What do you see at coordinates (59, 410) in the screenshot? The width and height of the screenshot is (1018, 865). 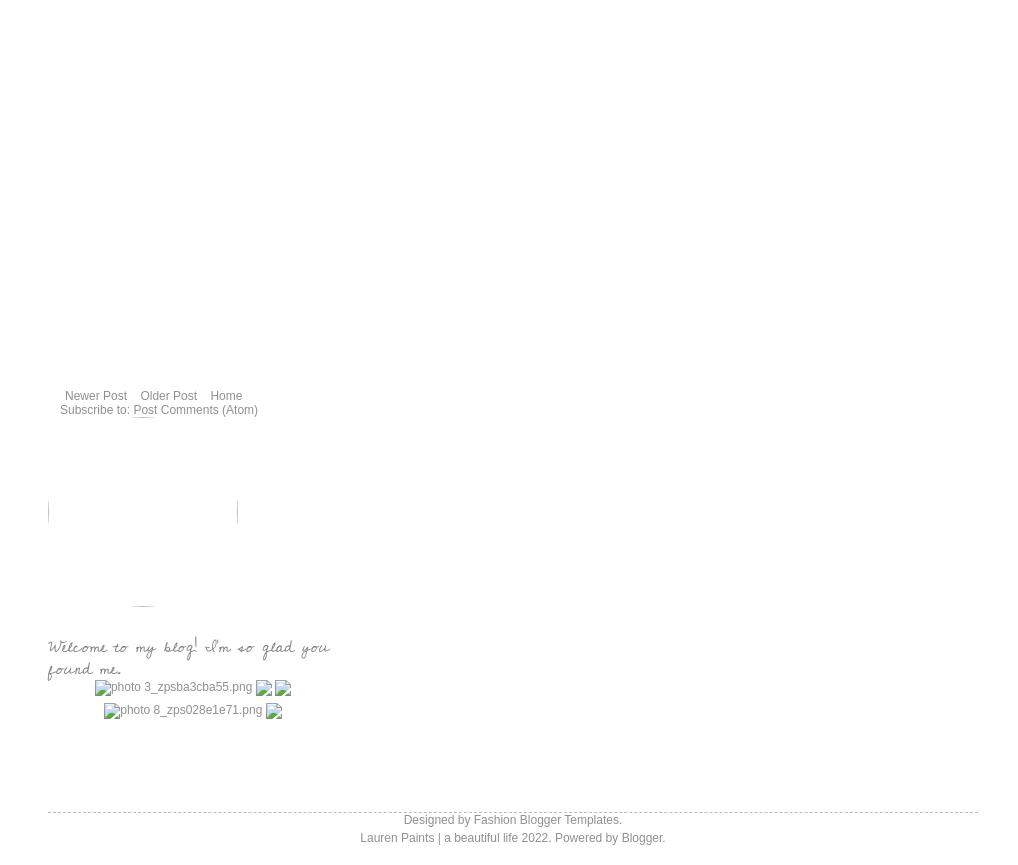 I see `'Subscribe to:'` at bounding box center [59, 410].